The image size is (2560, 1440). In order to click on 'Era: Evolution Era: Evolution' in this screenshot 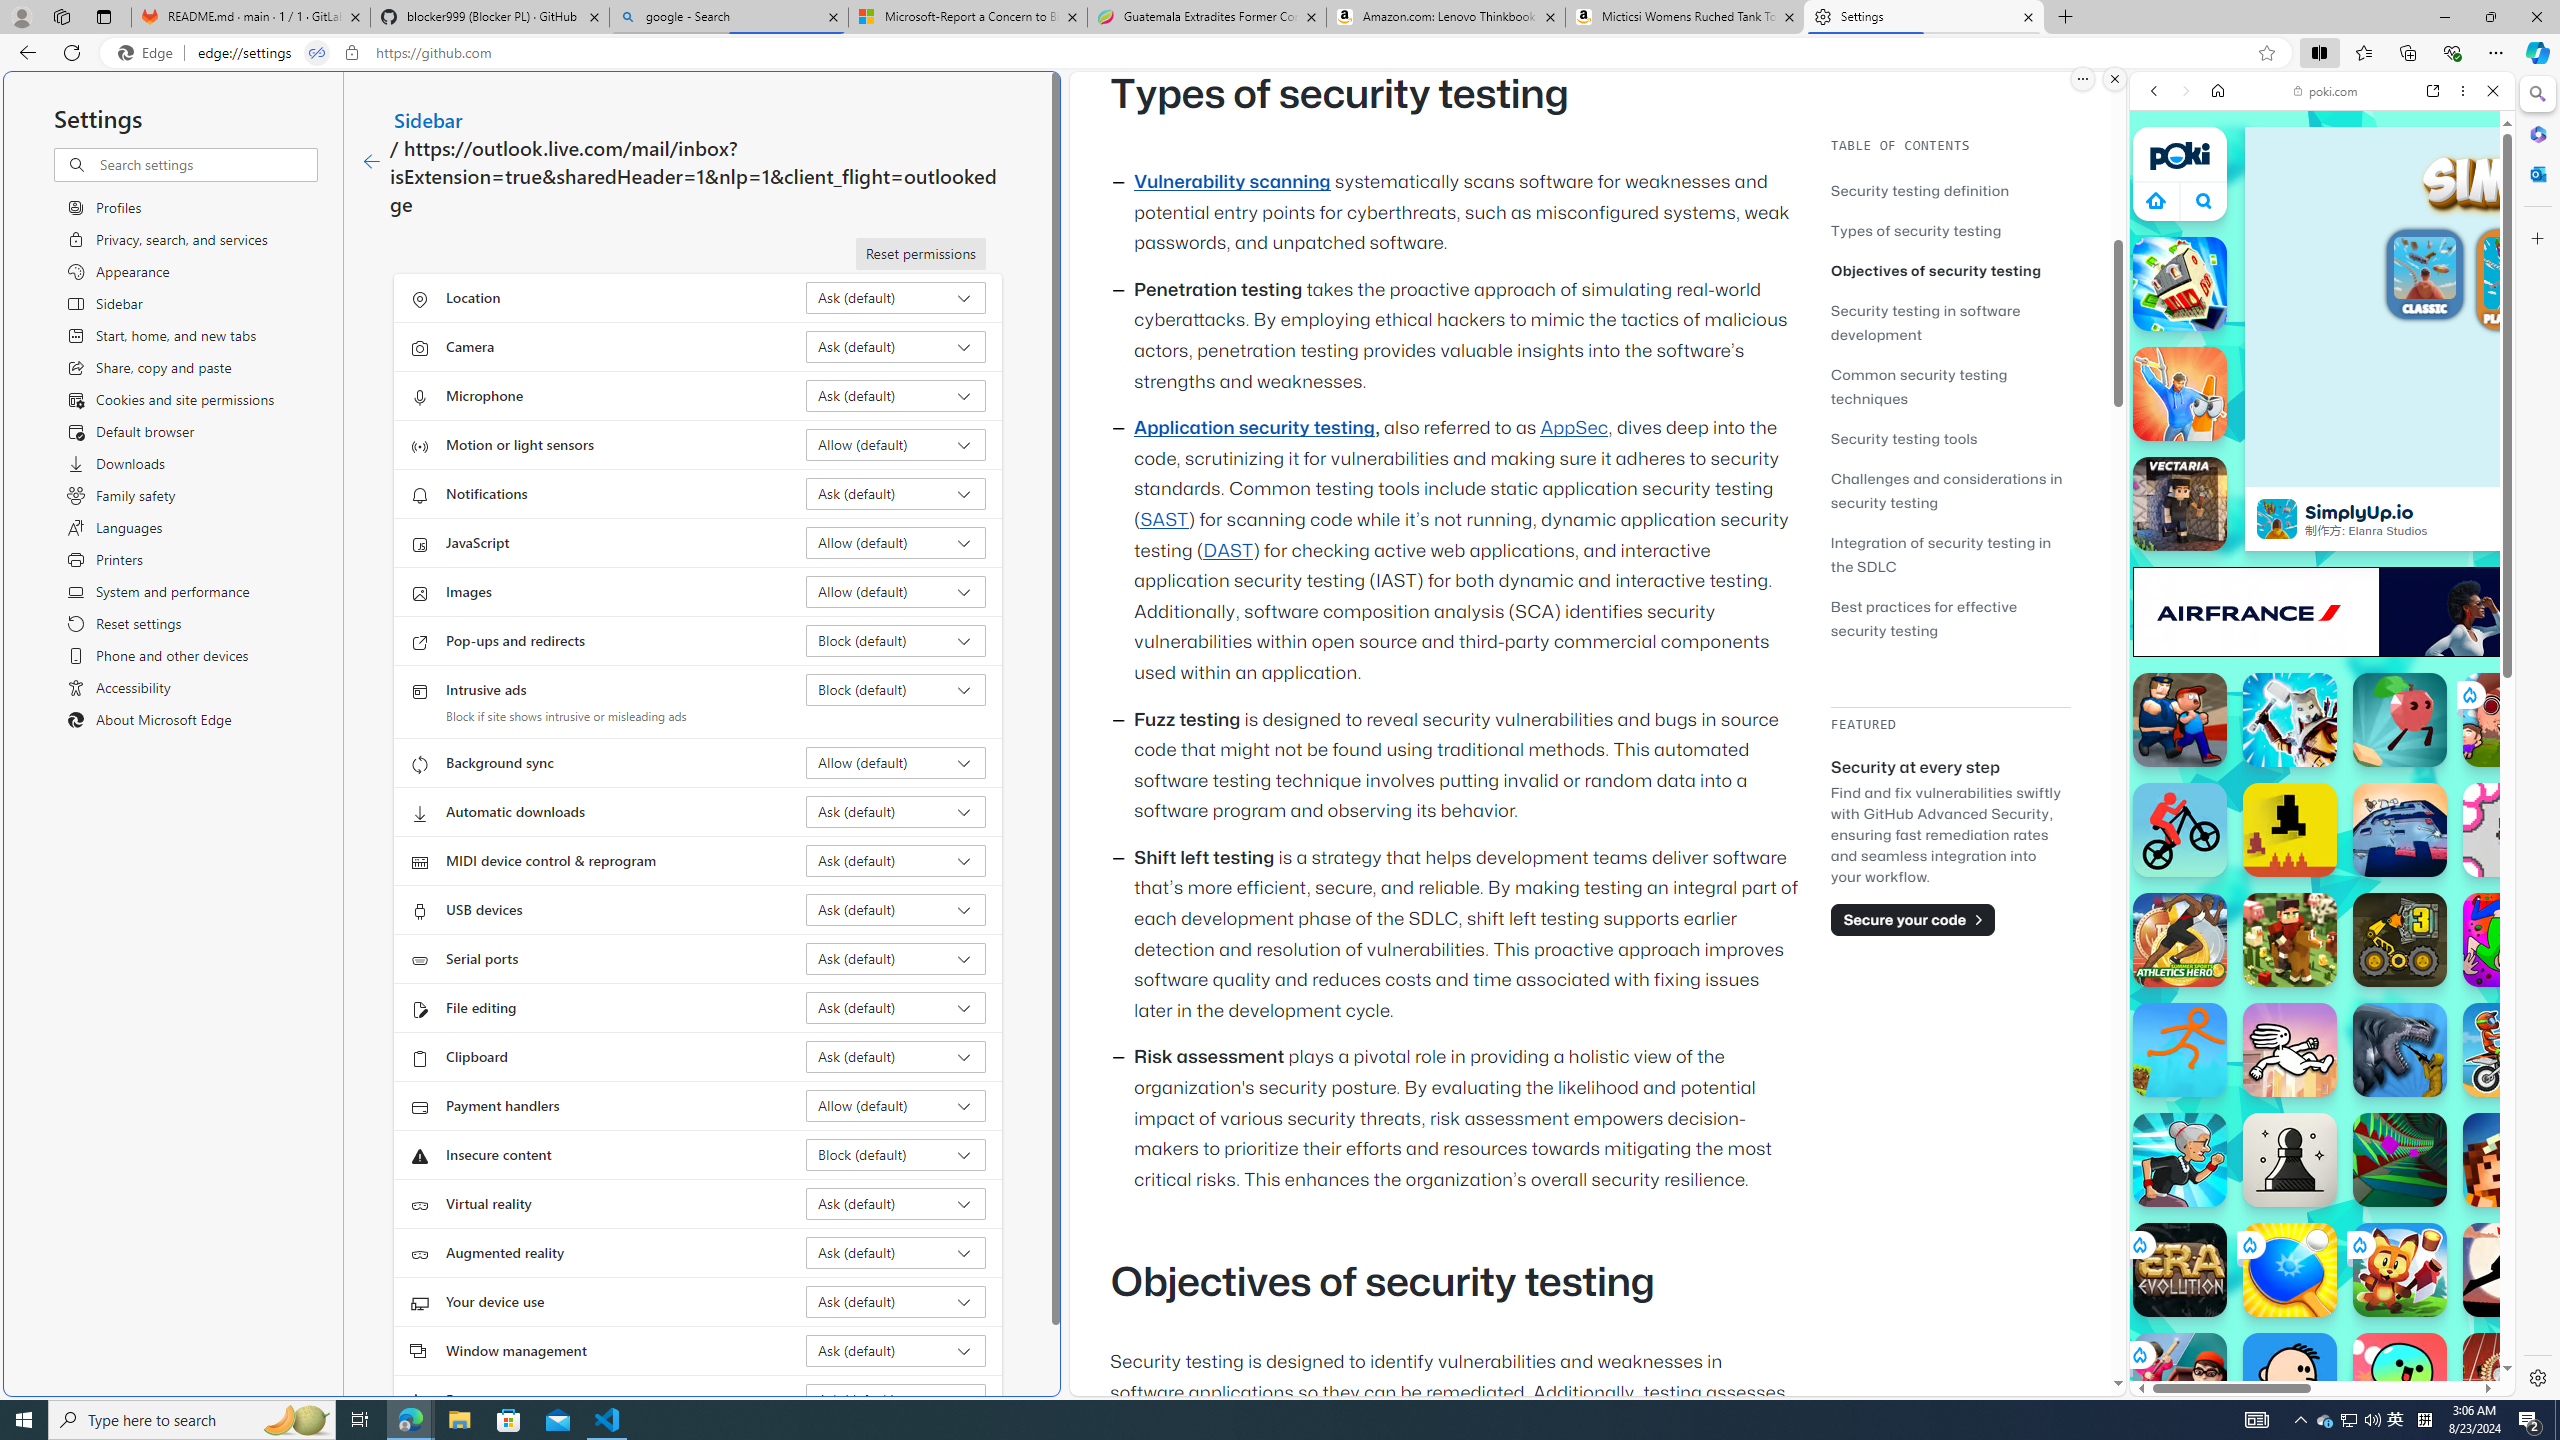, I will do `click(2178, 1269)`.